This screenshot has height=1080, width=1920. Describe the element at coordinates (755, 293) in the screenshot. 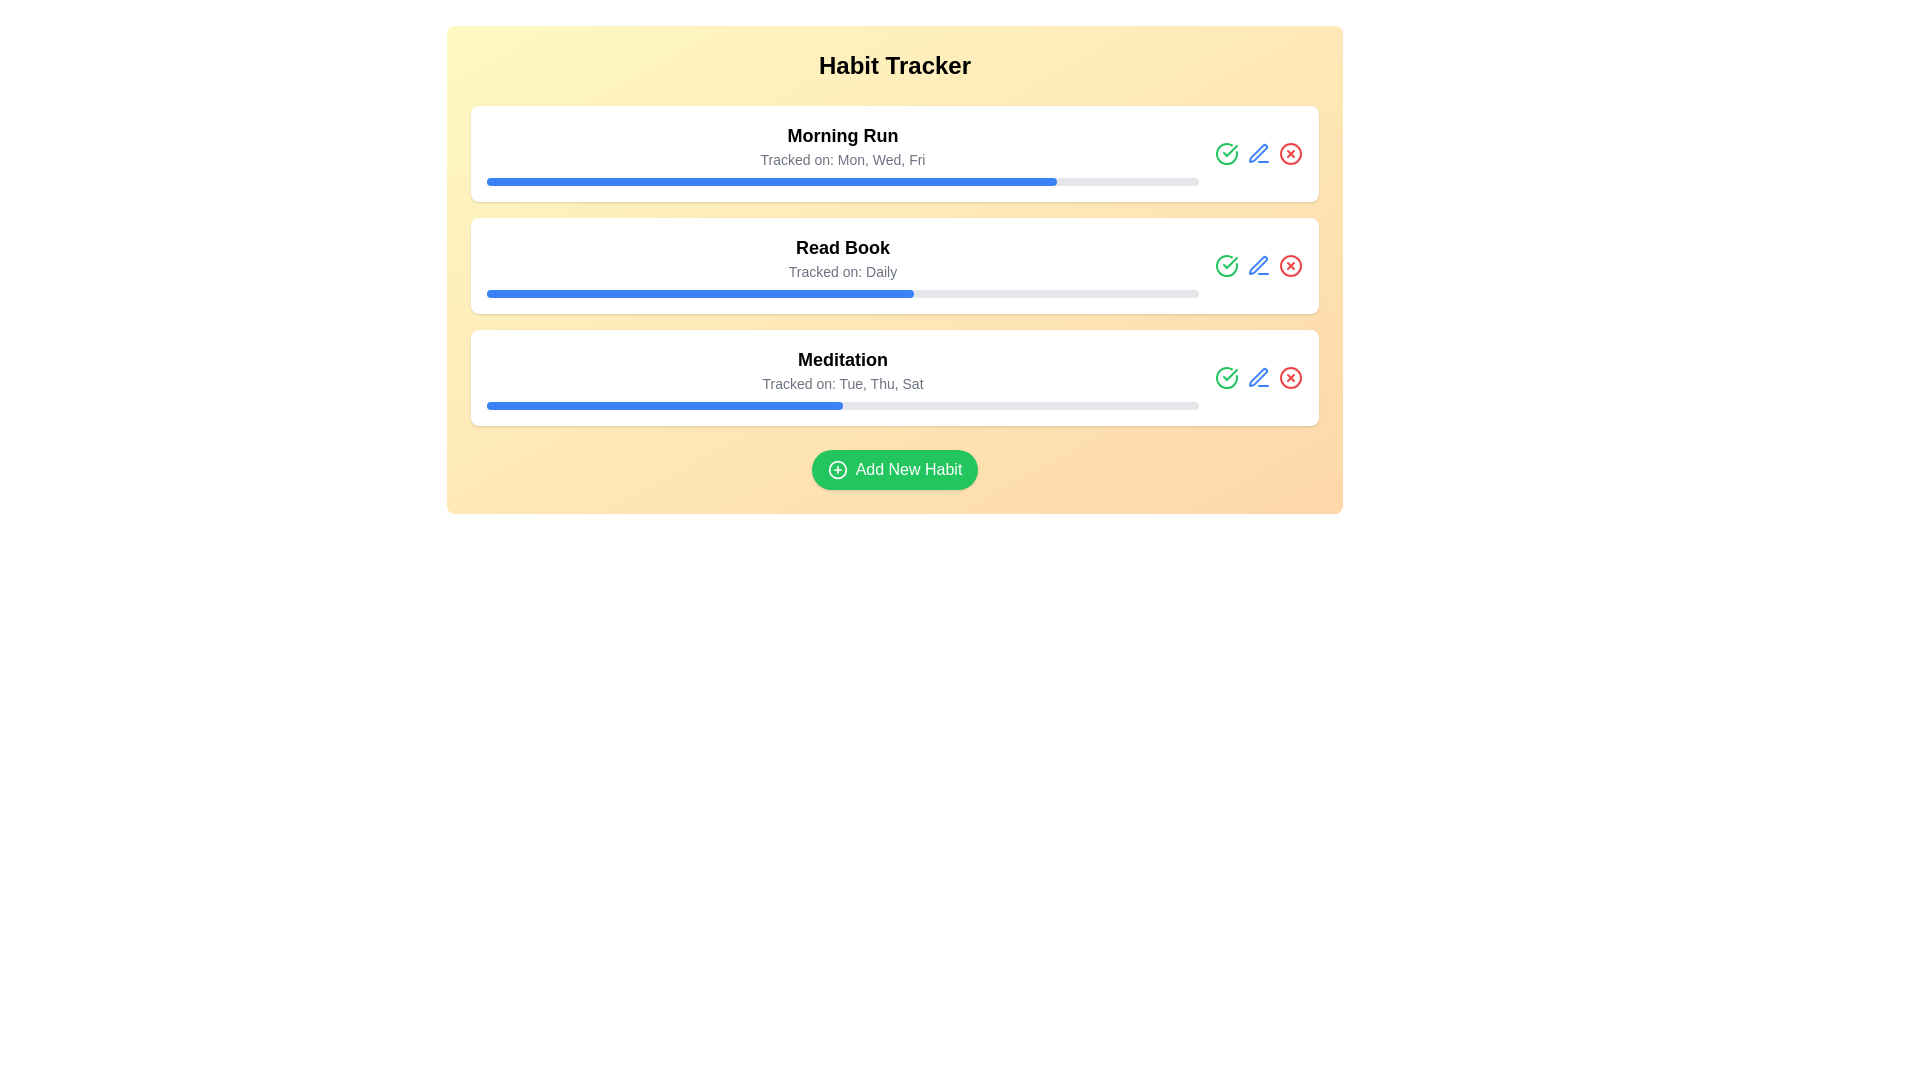

I see `the progress bar` at that location.